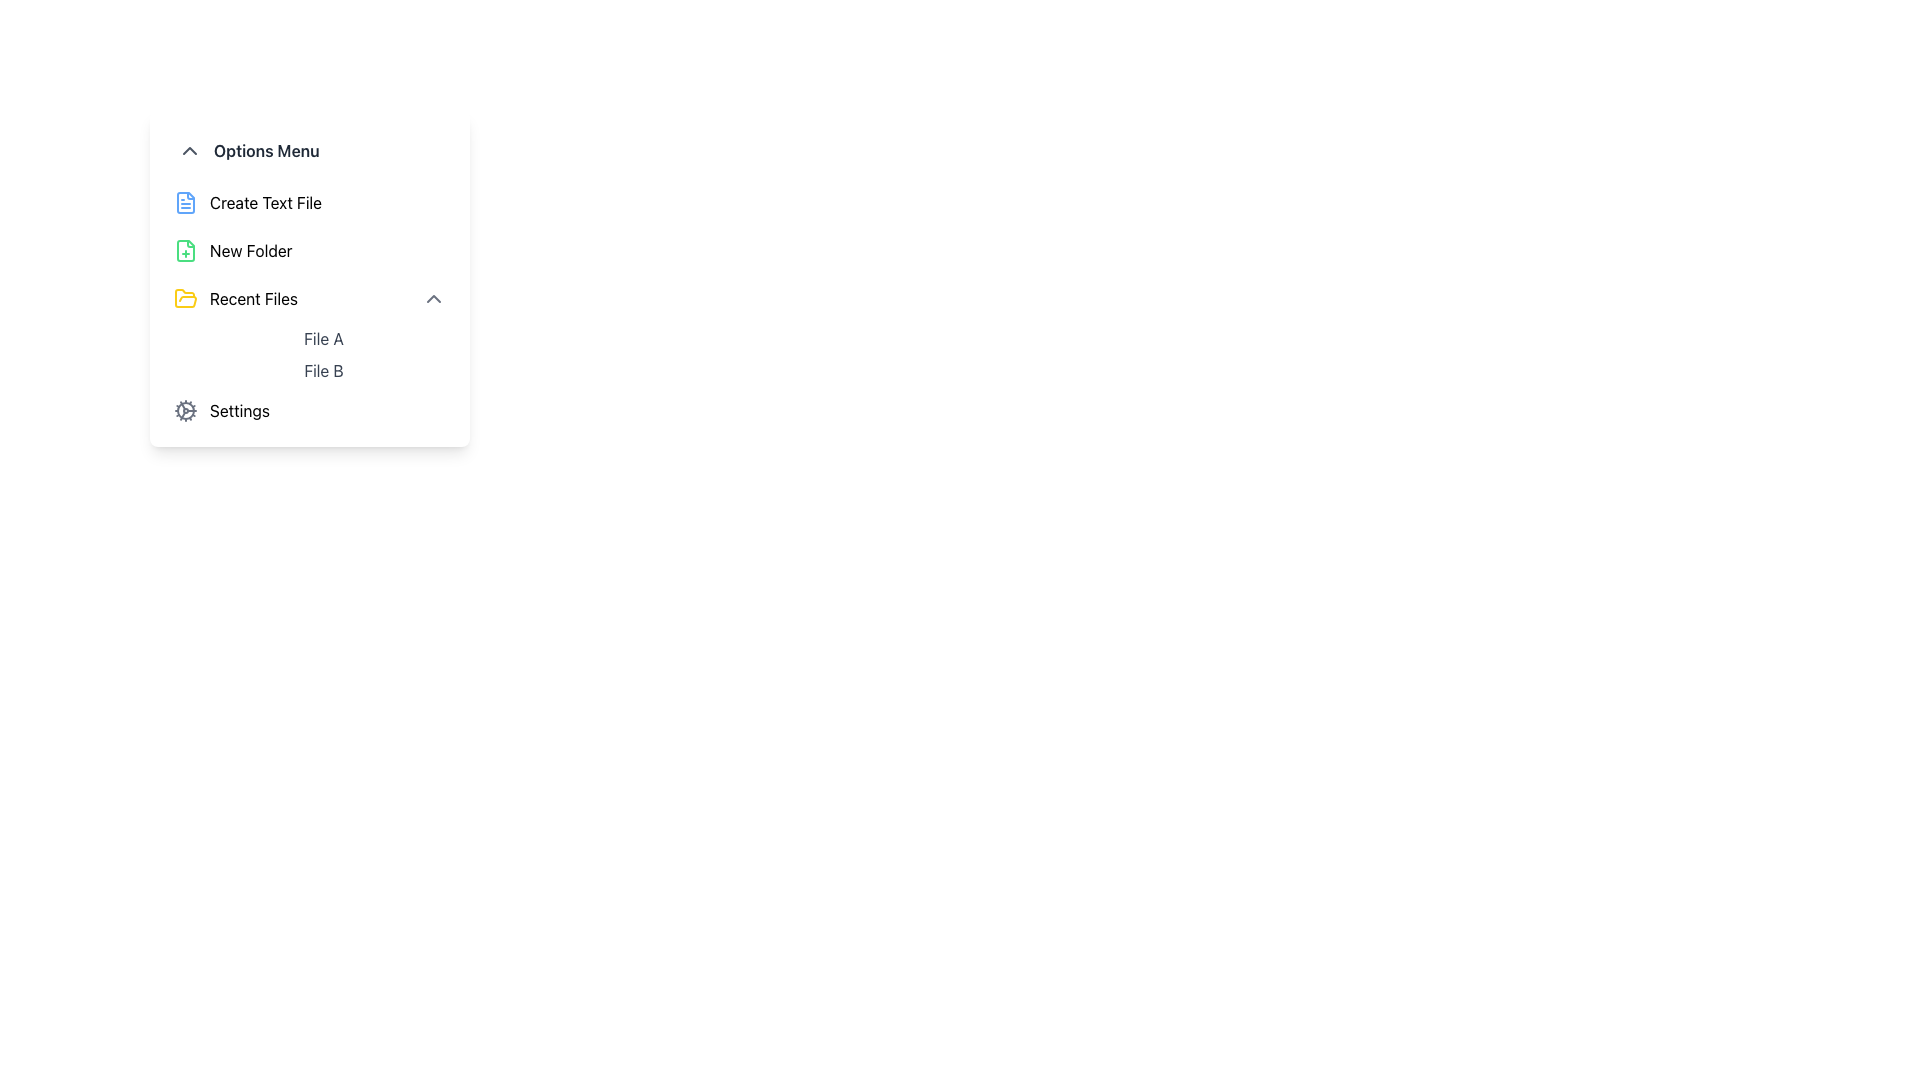 This screenshot has height=1080, width=1920. I want to click on the green file icon with a plus symbol, located next to the 'New Folder' text in the main menu, so click(186, 249).